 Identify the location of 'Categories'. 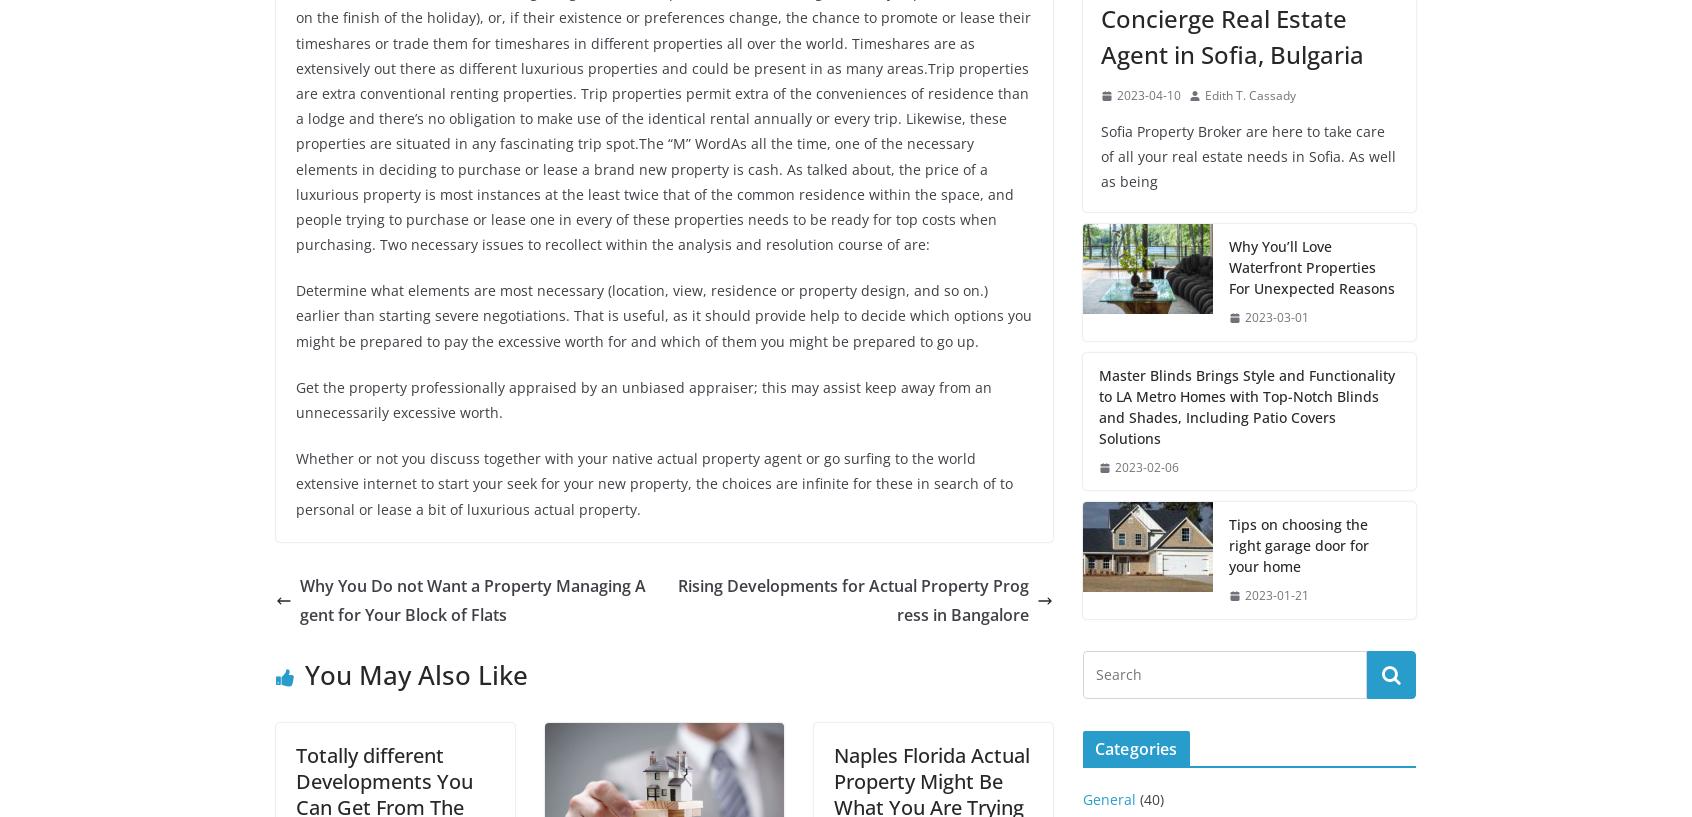
(1135, 749).